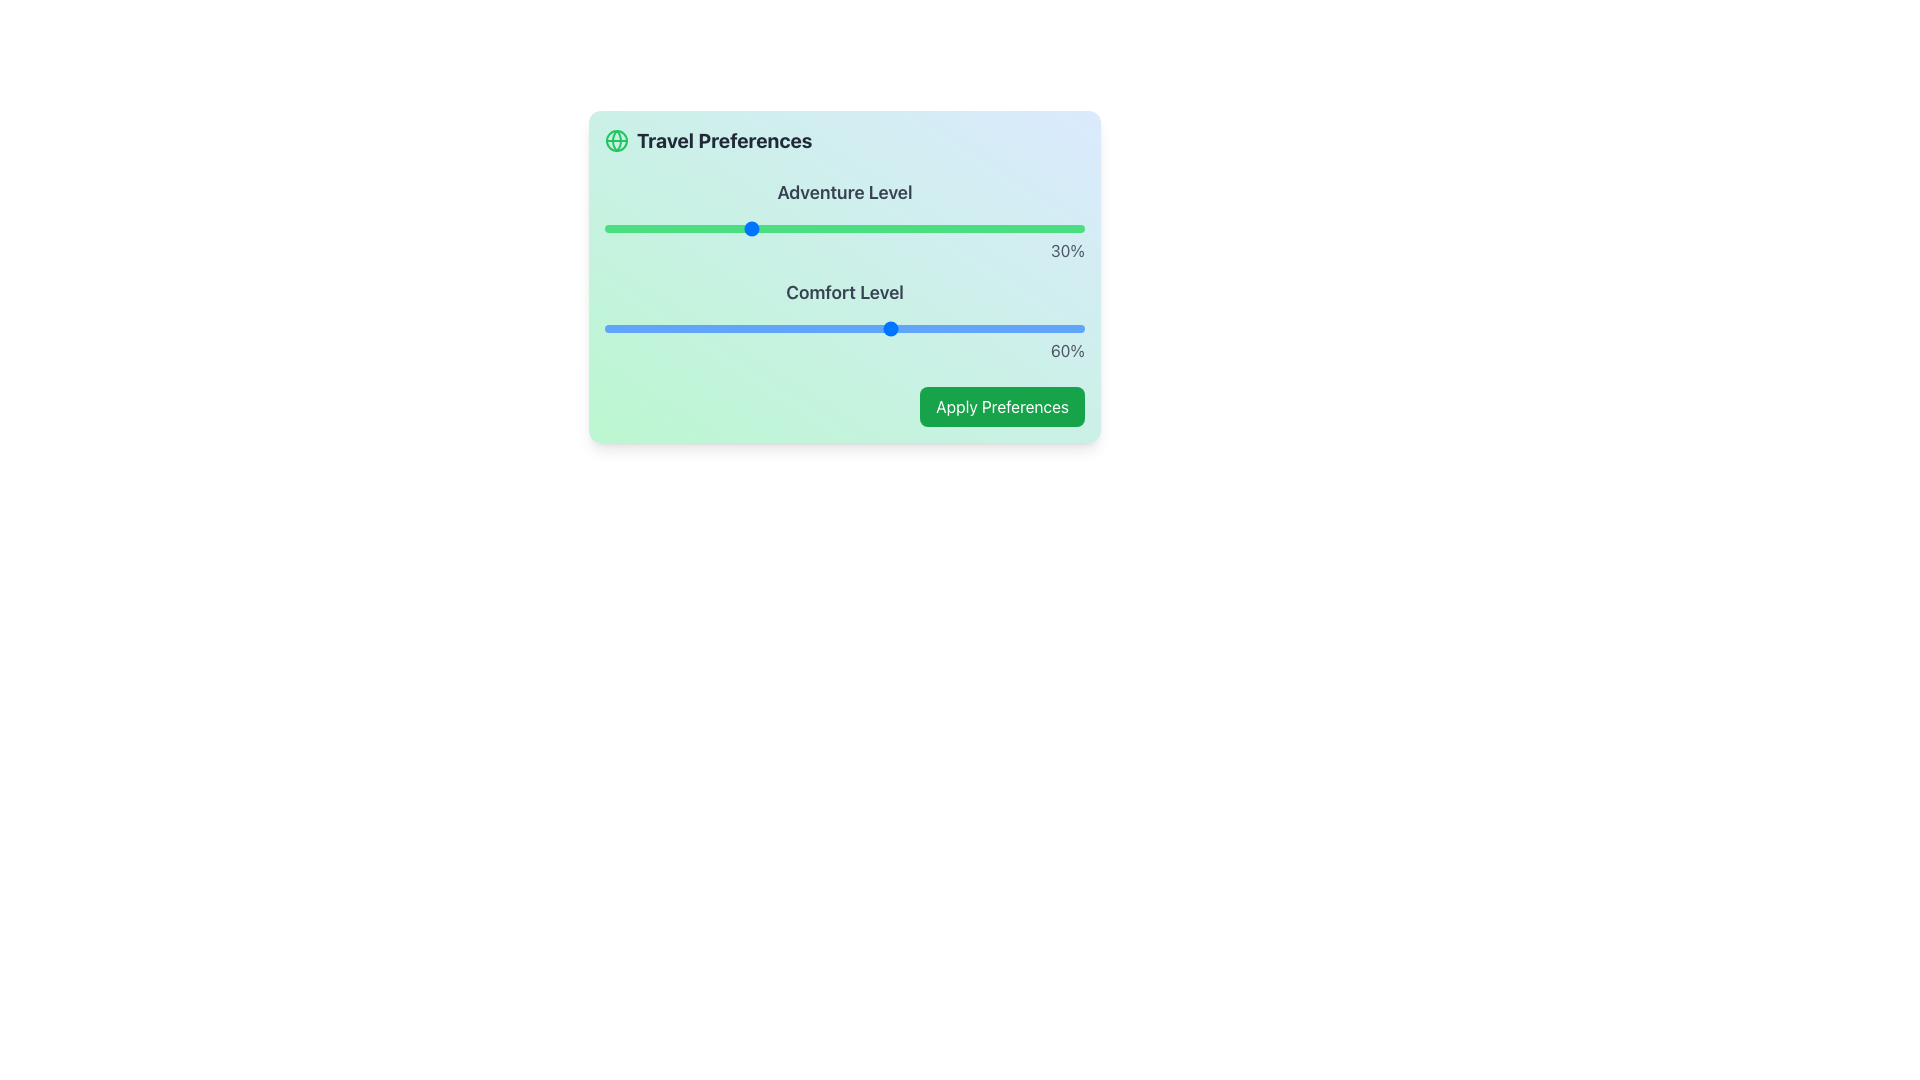 The image size is (1920, 1080). Describe the element at coordinates (616, 140) in the screenshot. I see `the green globe icon located at the top-left corner of the 'Travel Preferences' card, positioned to the left of the title text` at that location.